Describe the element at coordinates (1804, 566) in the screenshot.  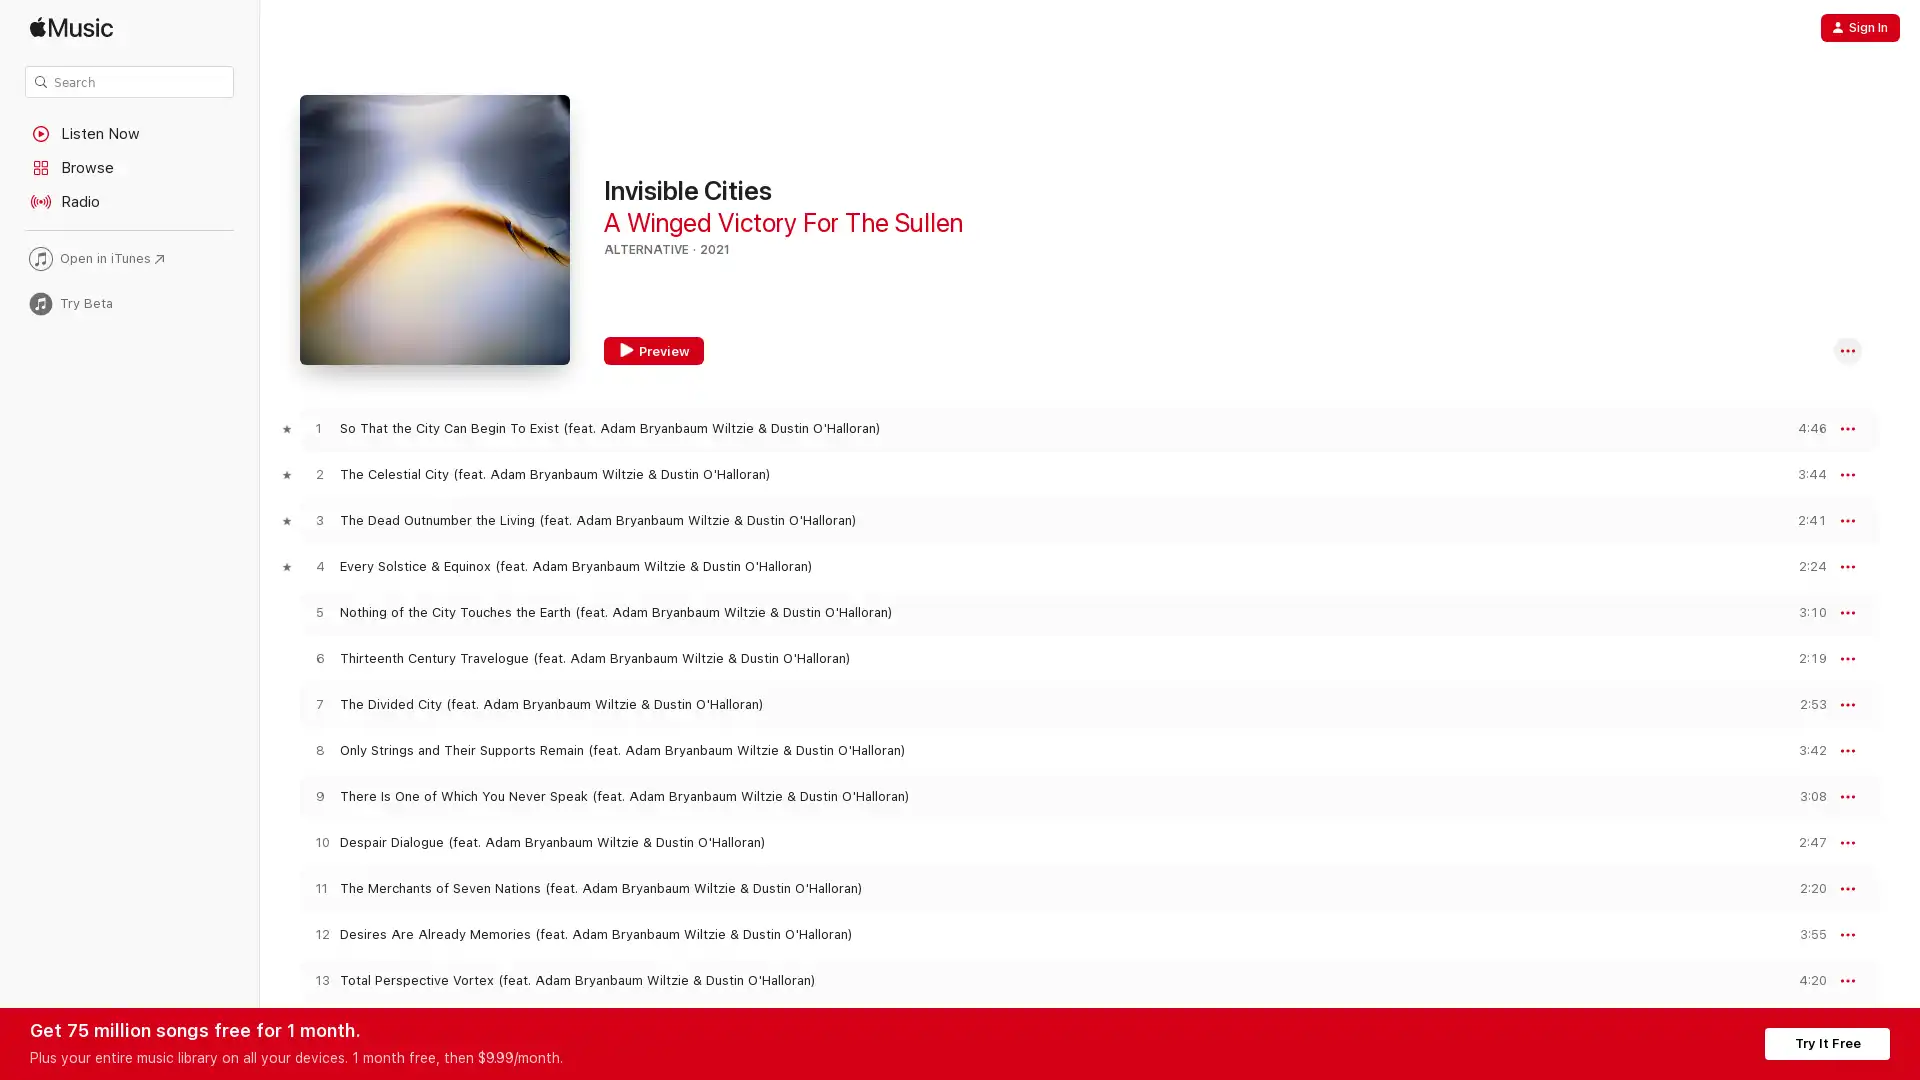
I see `Preview` at that location.